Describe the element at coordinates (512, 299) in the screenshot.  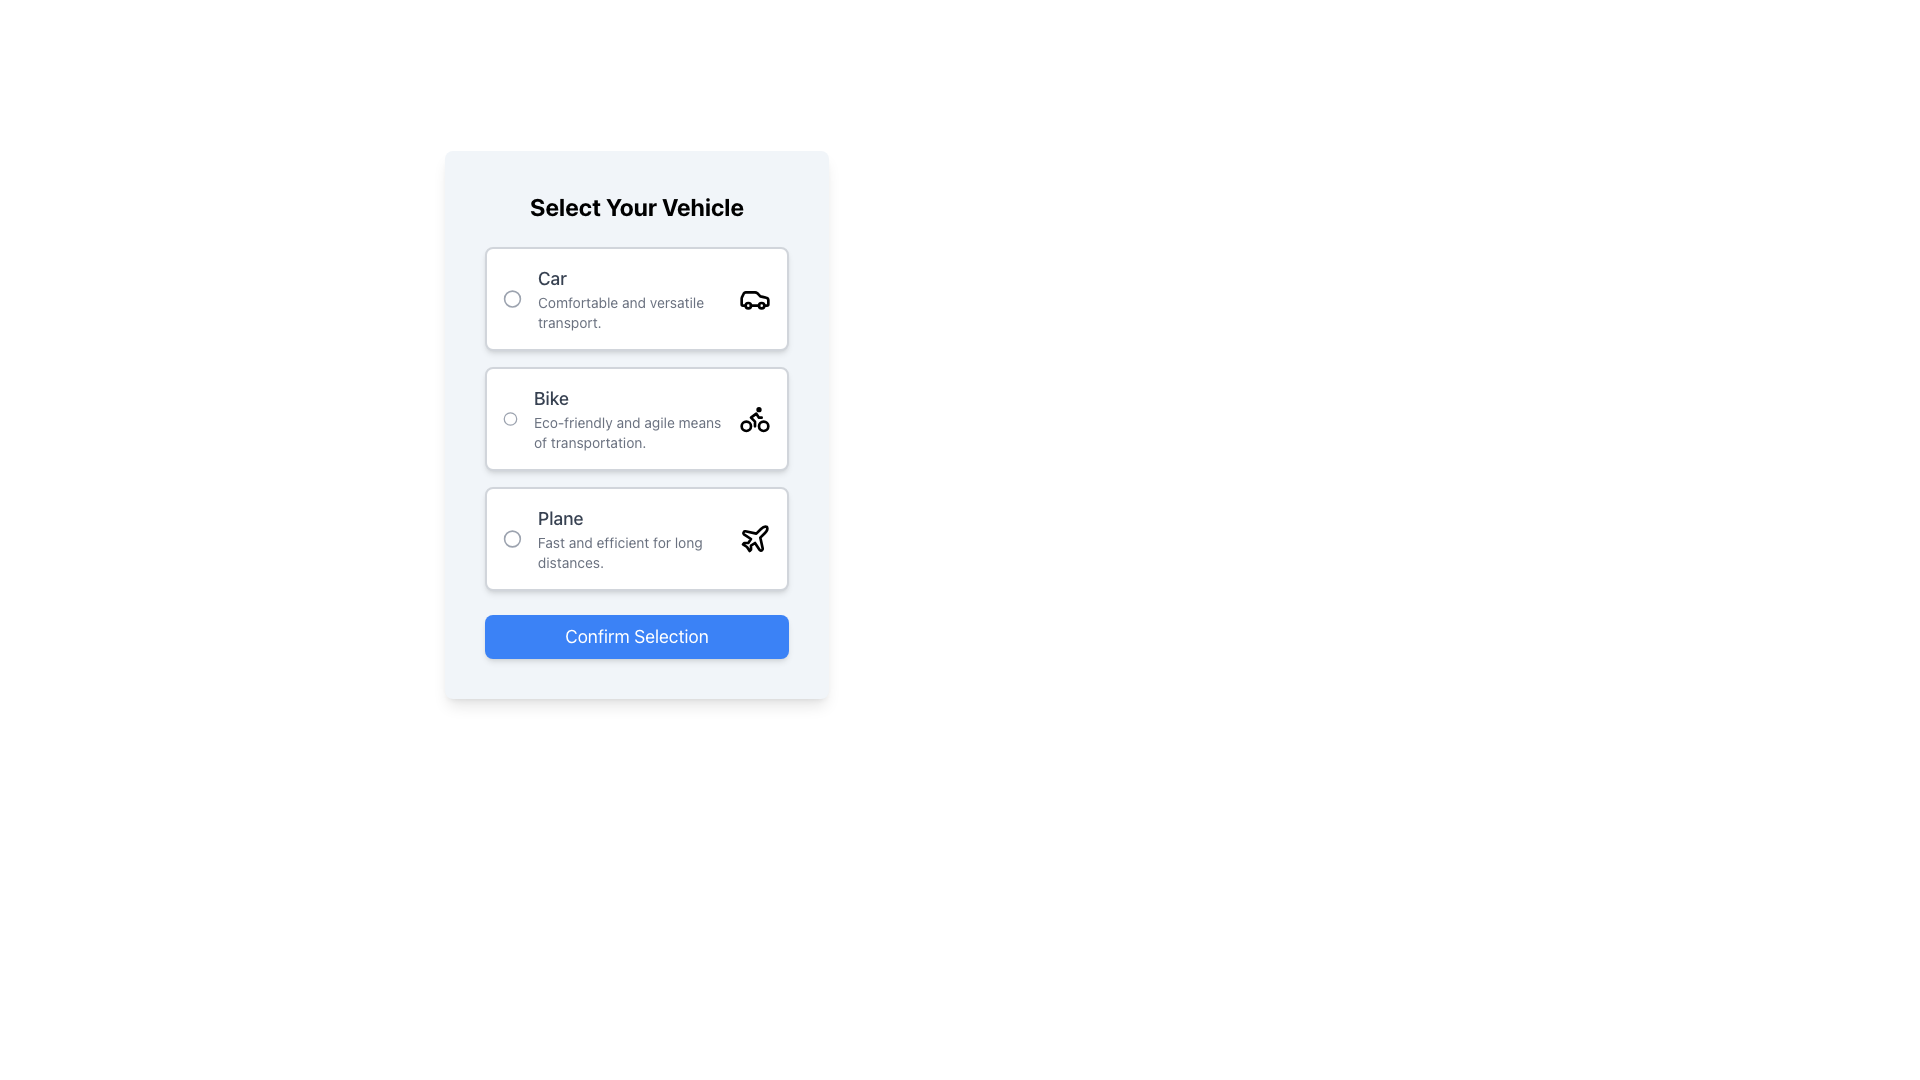
I see `the circular radio button located to the left of the 'Car' label in the rectangular card containing the option 'Car' with a description 'Comfortable and versatile transport.'` at that location.